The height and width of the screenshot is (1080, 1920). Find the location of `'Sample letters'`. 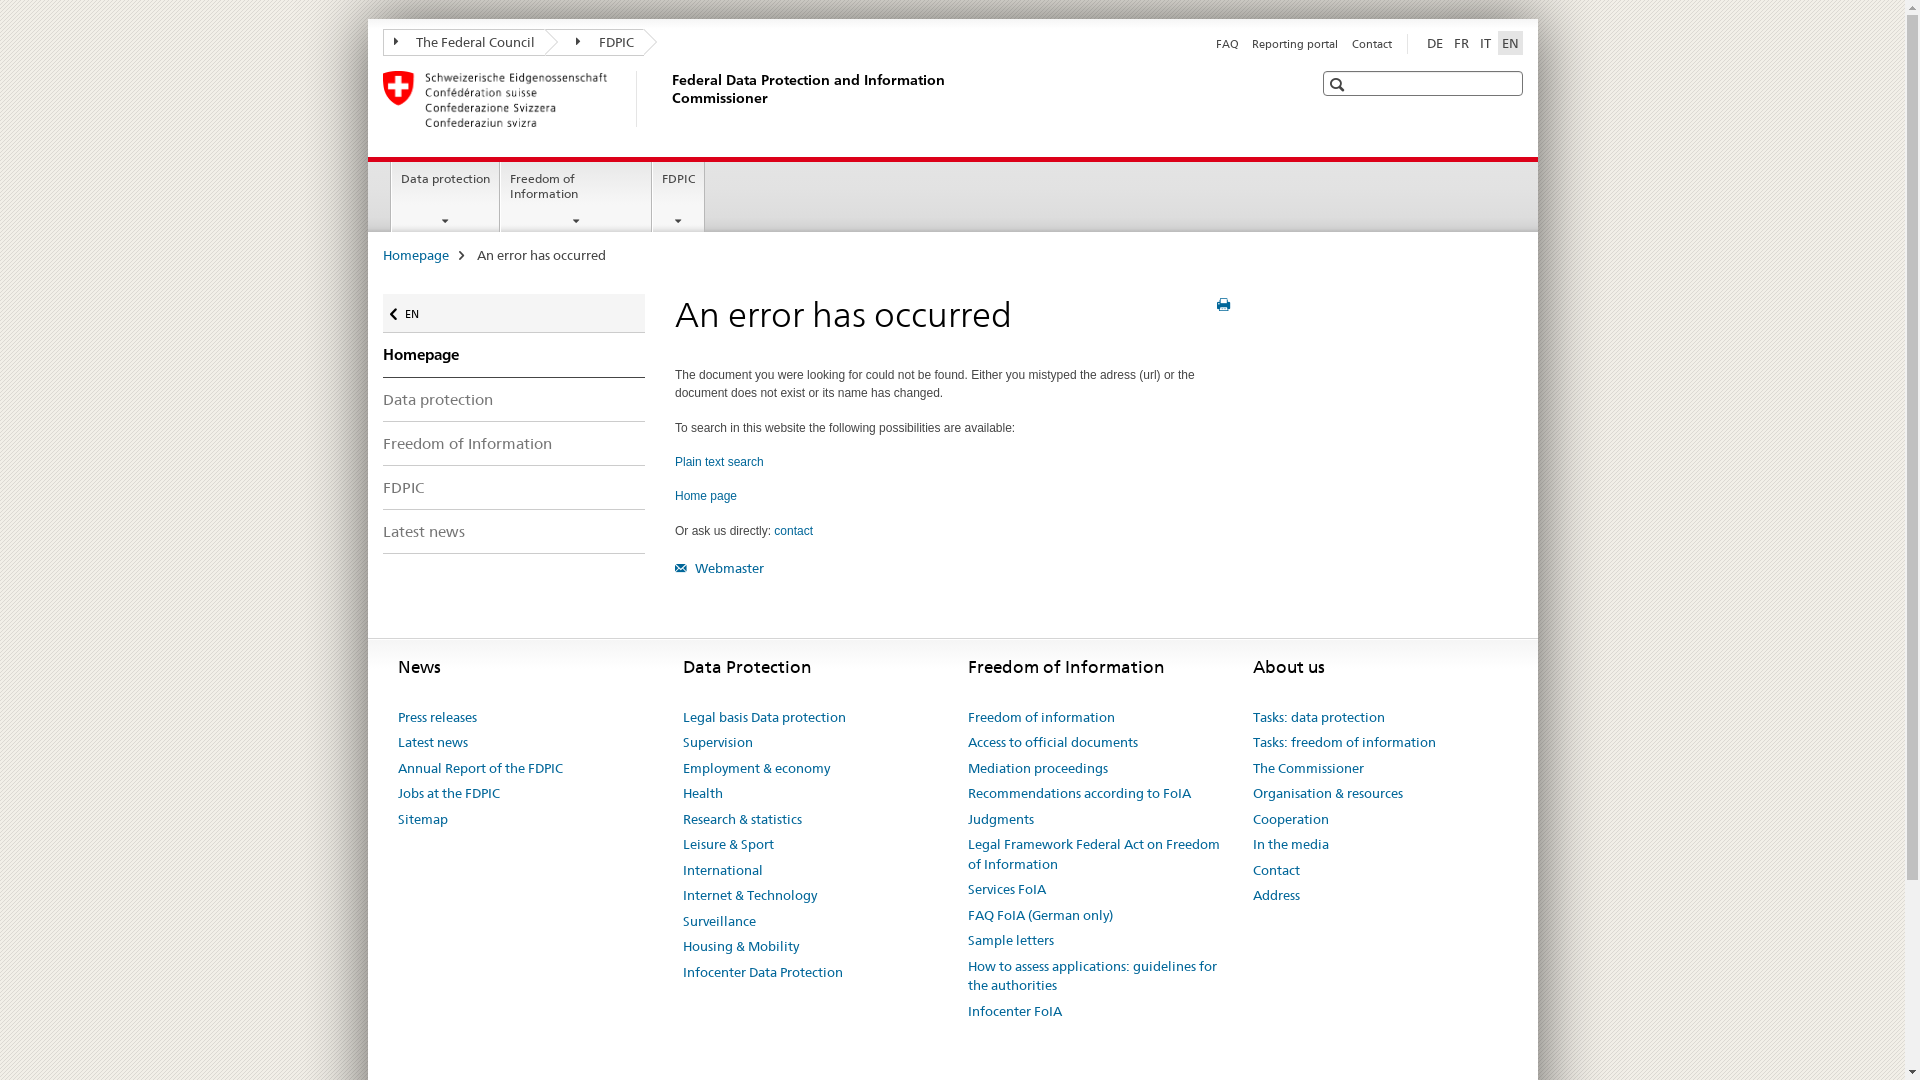

'Sample letters' is located at coordinates (1011, 941).